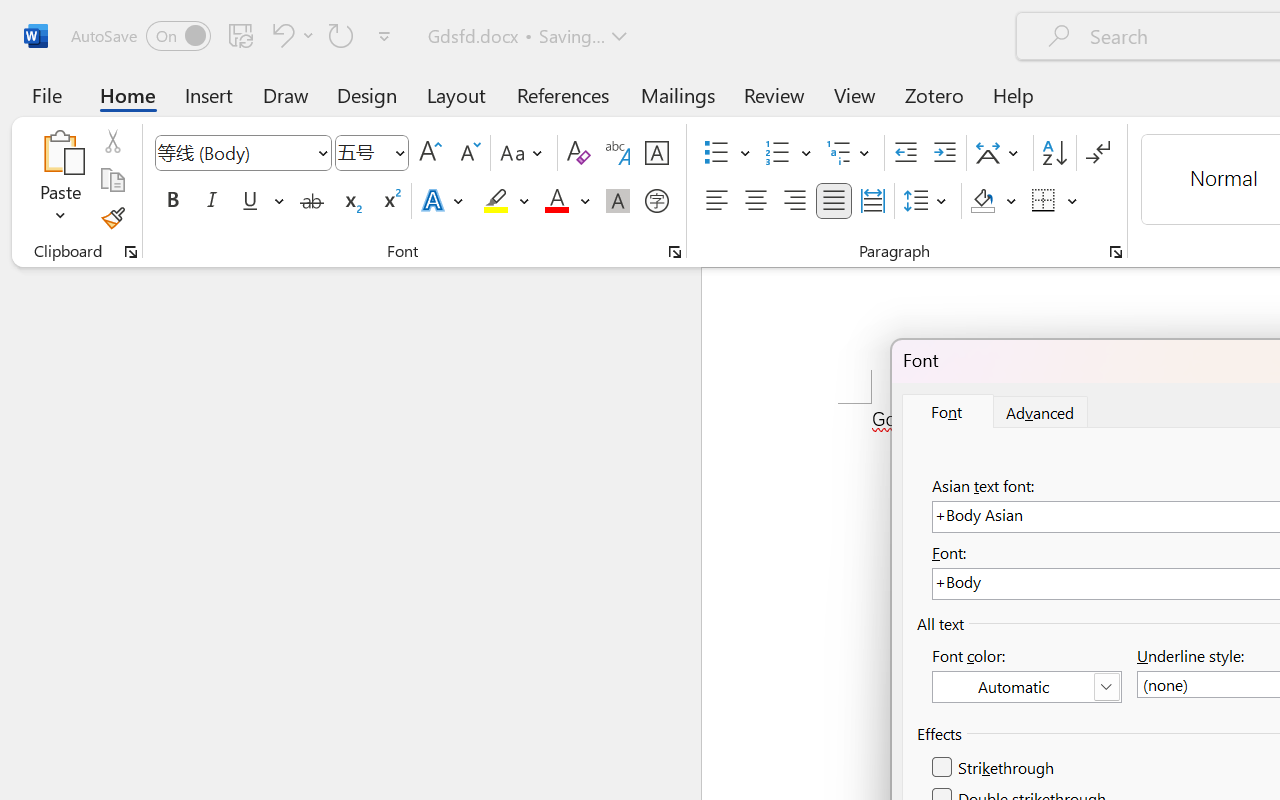 The height and width of the screenshot is (800, 1280). Describe the element at coordinates (755, 201) in the screenshot. I see `'Center'` at that location.